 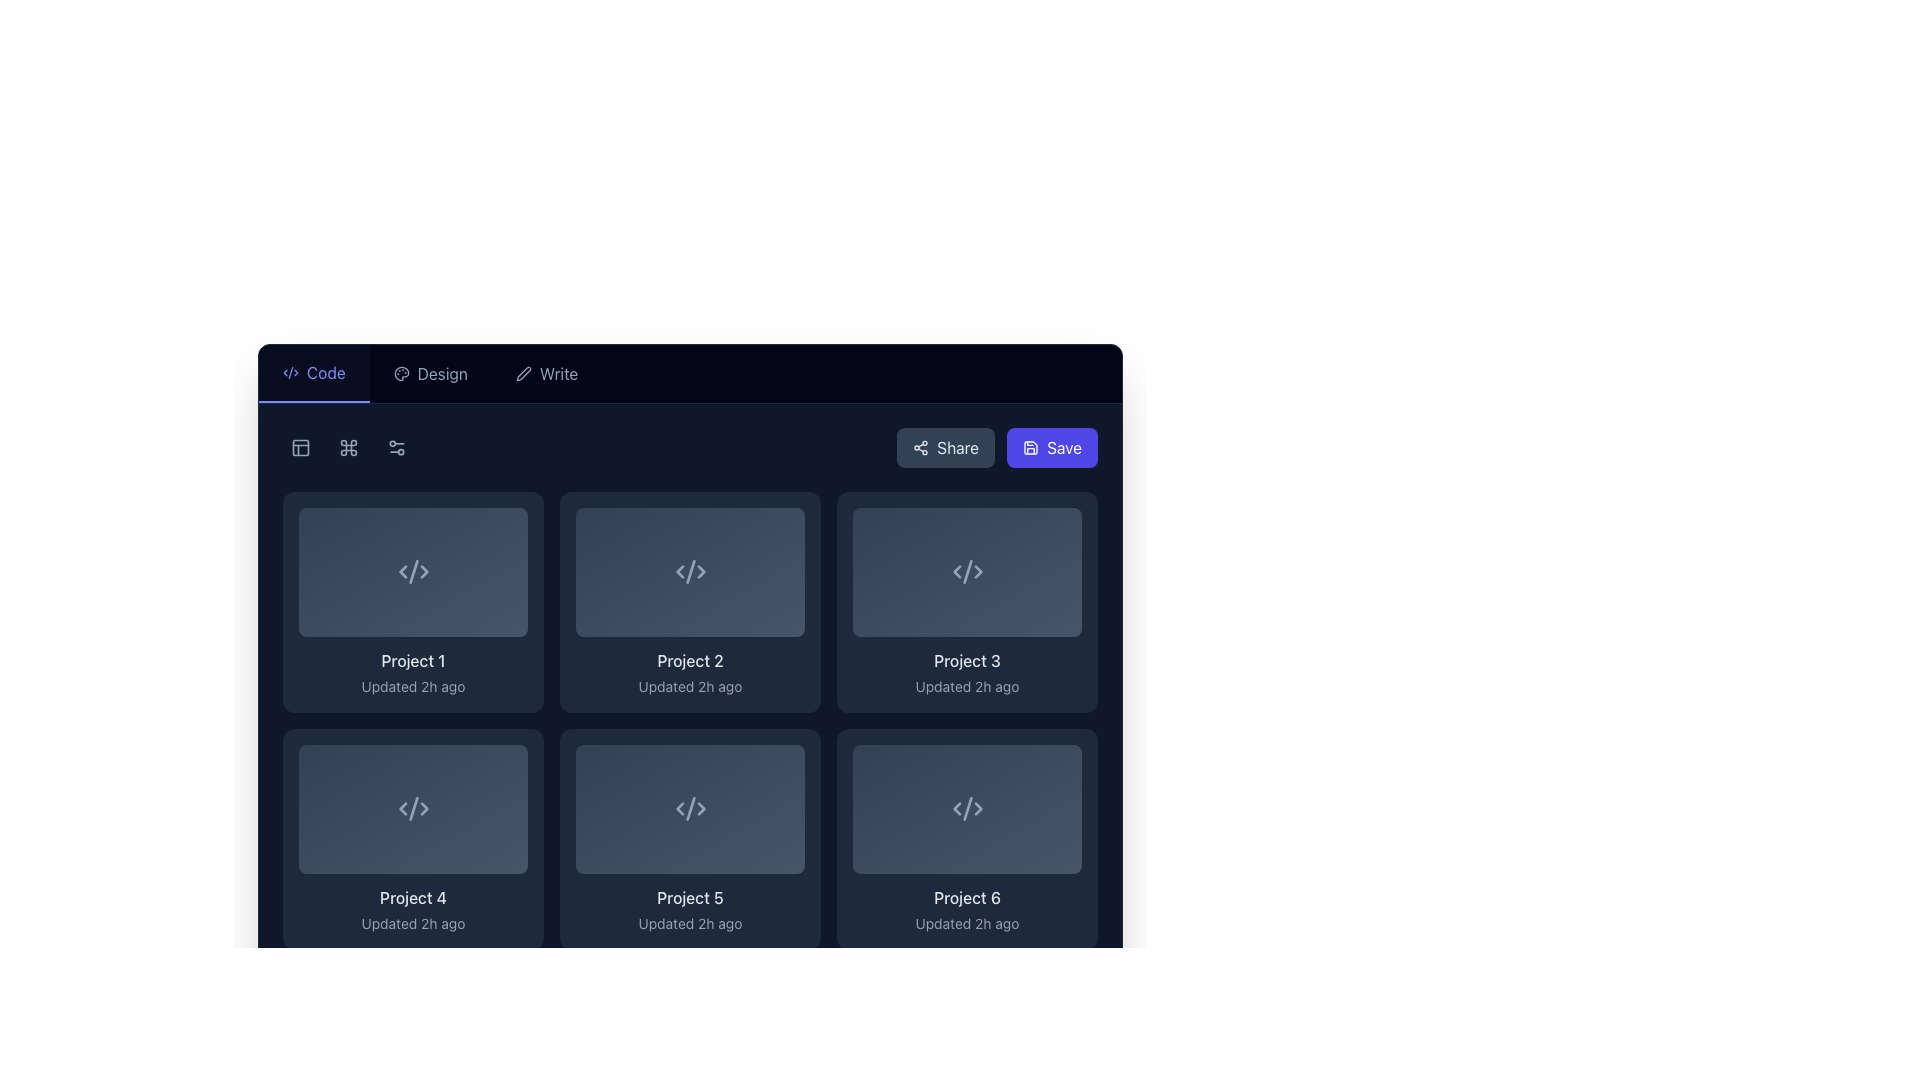 I want to click on the project card button for 'Project 6' located in the bottom-right corner of the grid layout, so click(x=967, y=839).